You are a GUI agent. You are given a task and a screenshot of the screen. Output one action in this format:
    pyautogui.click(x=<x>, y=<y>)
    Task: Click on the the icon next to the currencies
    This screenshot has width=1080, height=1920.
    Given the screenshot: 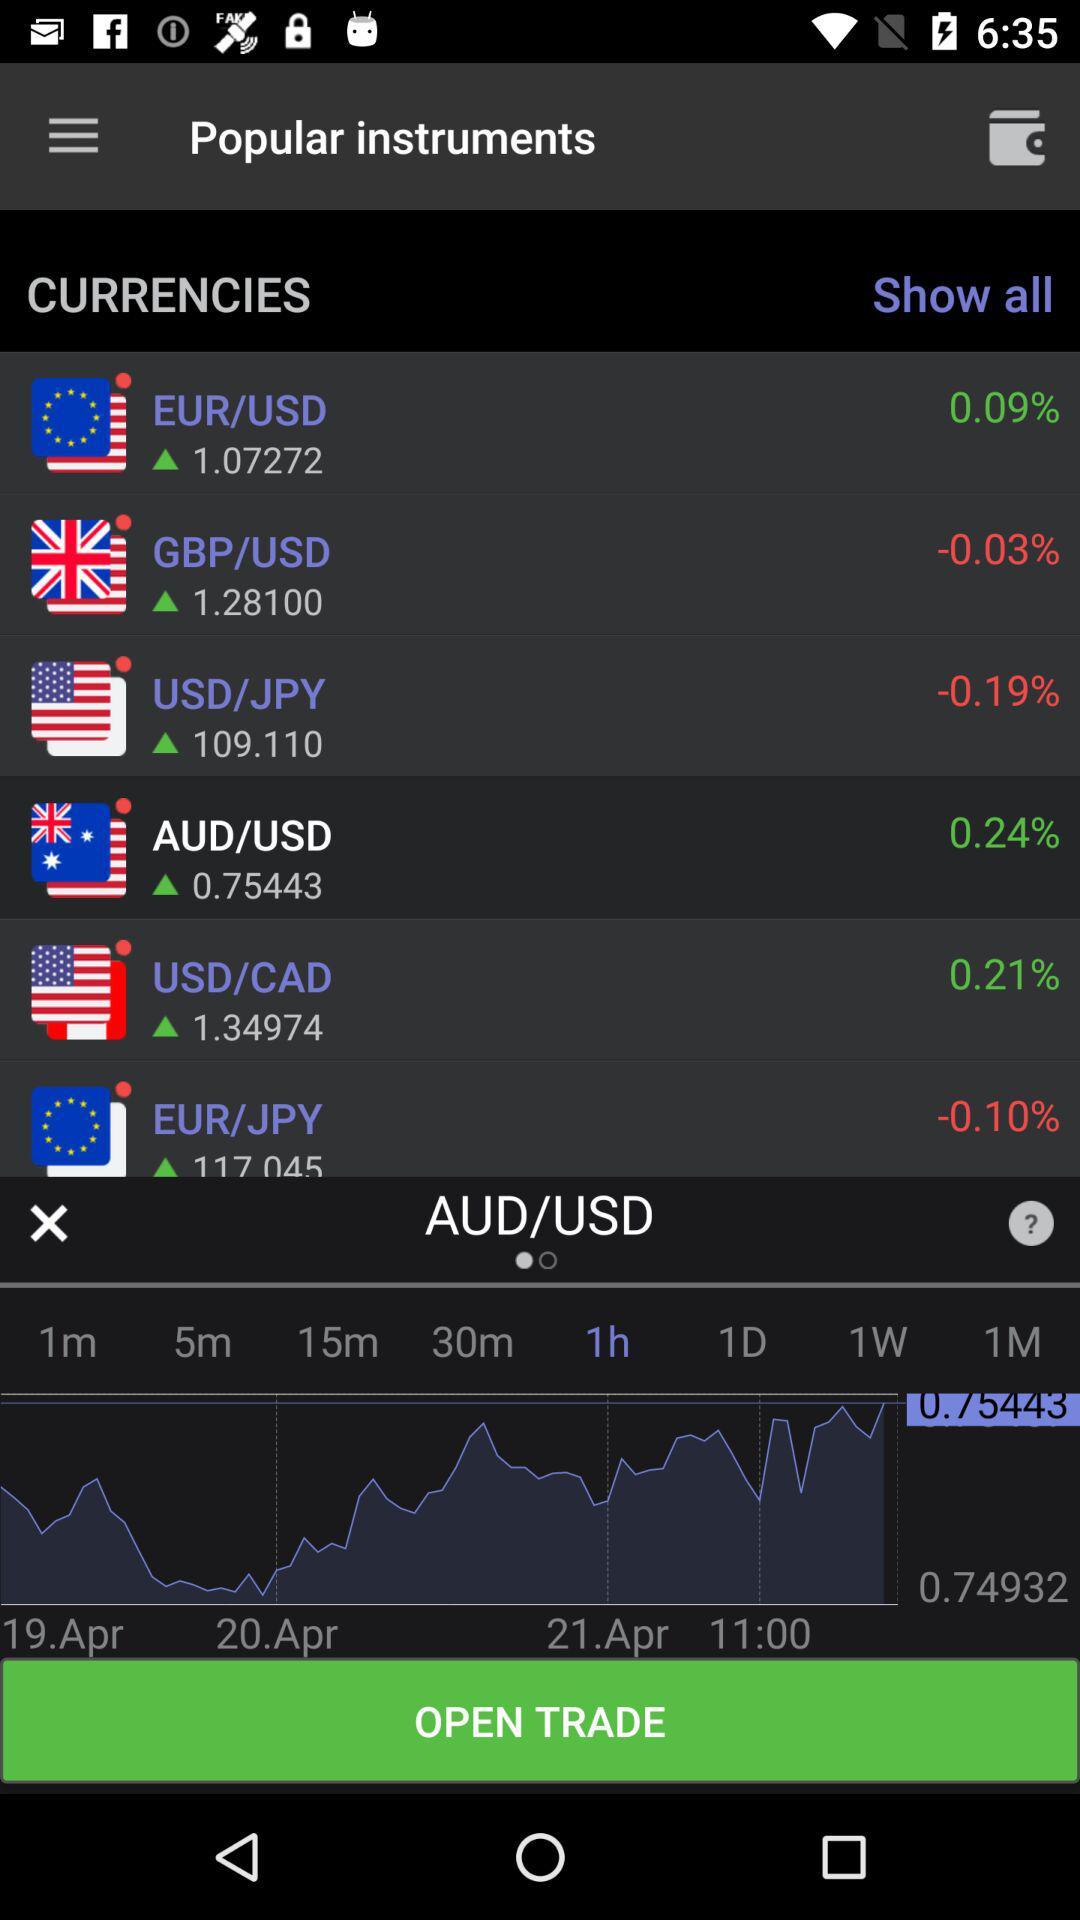 What is the action you would take?
    pyautogui.click(x=962, y=292)
    